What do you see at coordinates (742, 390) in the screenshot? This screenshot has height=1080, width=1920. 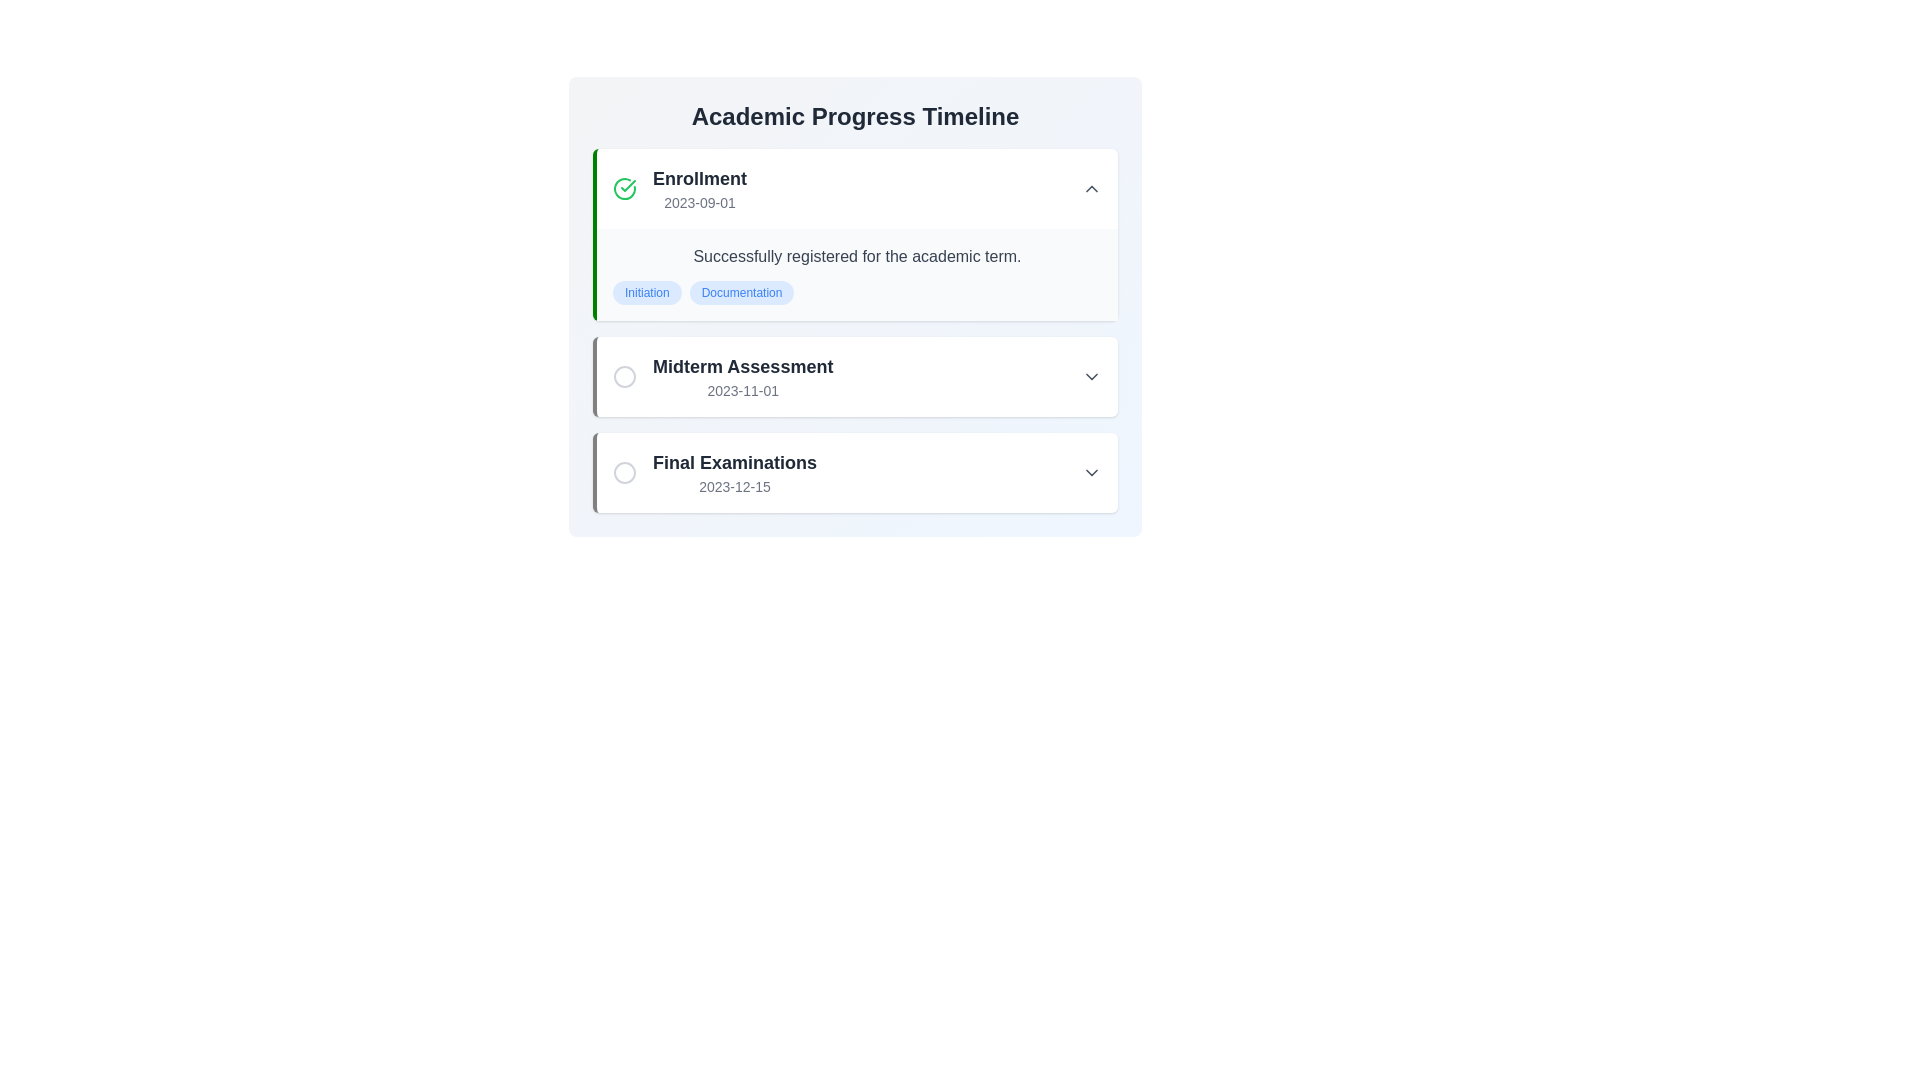 I see `date displayed in gray text below the 'Midterm Assessment' heading, which shows '2023-11-01'` at bounding box center [742, 390].